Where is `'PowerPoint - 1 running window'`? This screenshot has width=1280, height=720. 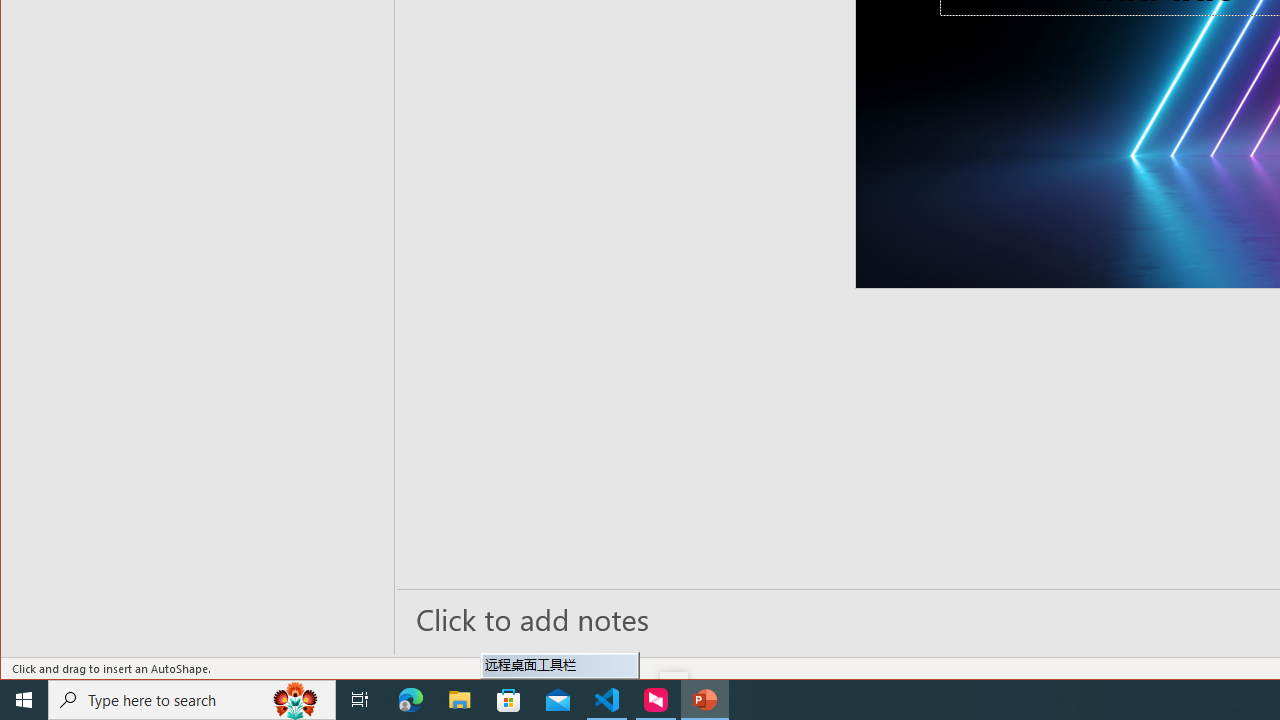
'PowerPoint - 1 running window' is located at coordinates (705, 698).